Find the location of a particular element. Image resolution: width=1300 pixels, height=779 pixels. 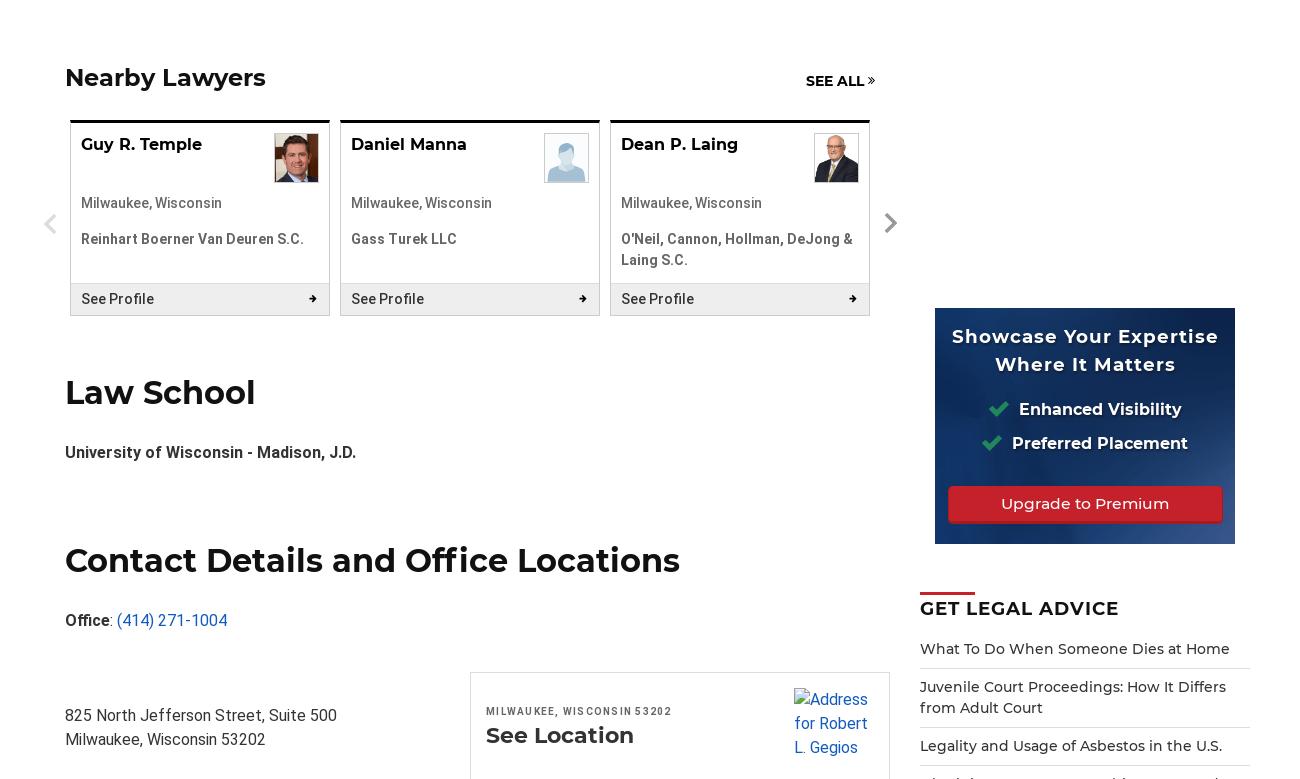

'Juvenile Court Proceedings: How It Differs from Adult Court' is located at coordinates (1073, 696).